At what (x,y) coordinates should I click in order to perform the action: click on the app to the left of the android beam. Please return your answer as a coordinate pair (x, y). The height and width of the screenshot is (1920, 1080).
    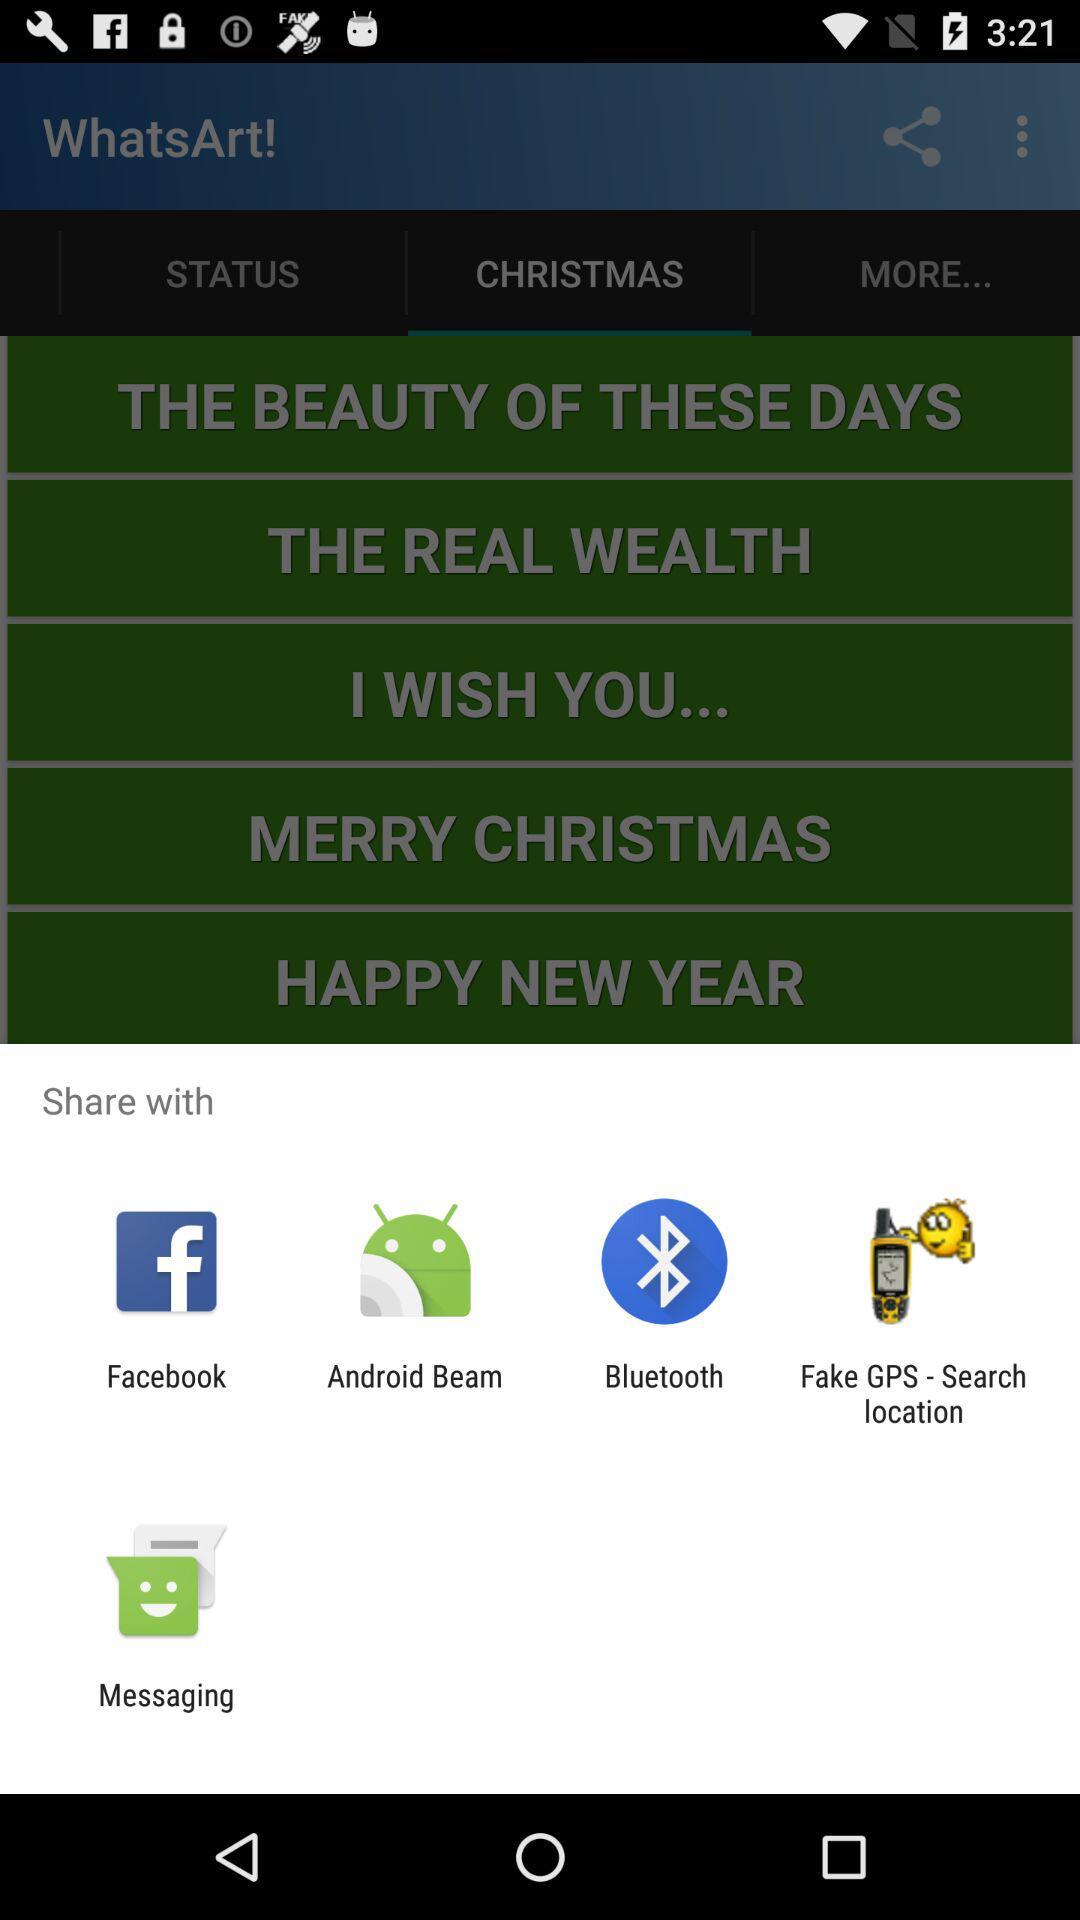
    Looking at the image, I should click on (165, 1392).